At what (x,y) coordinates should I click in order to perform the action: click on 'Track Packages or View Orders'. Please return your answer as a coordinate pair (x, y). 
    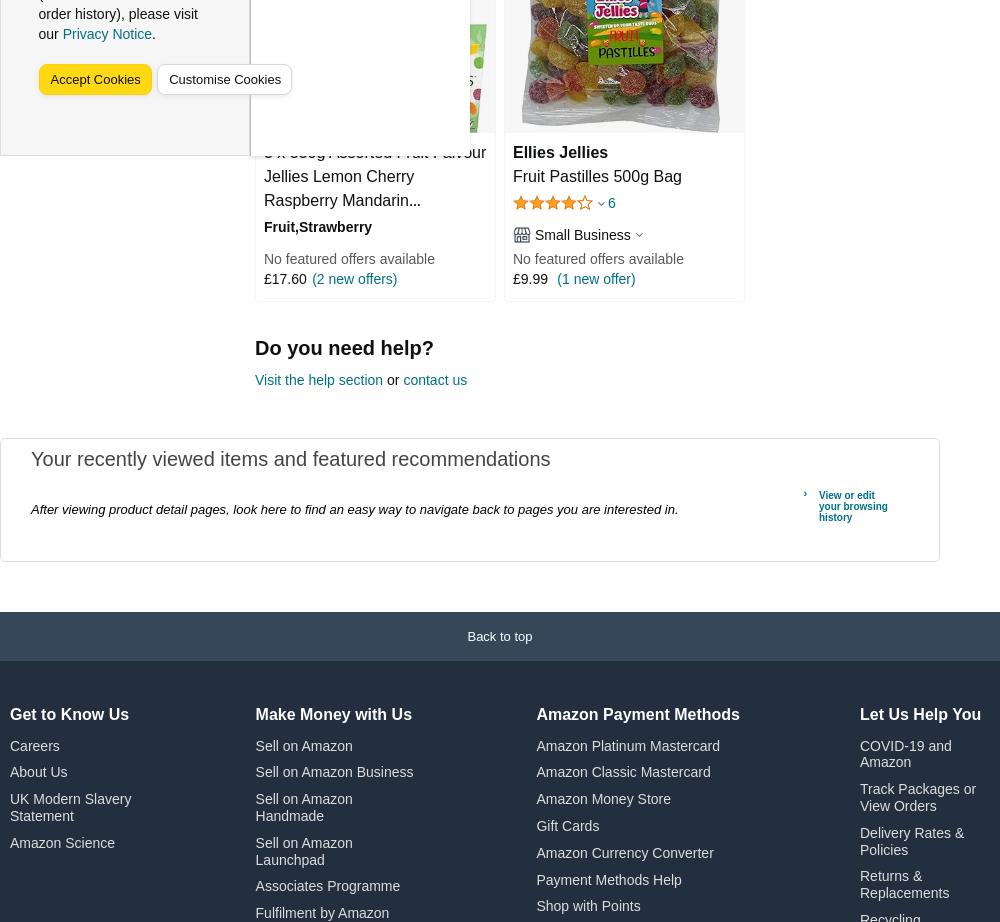
    Looking at the image, I should click on (858, 796).